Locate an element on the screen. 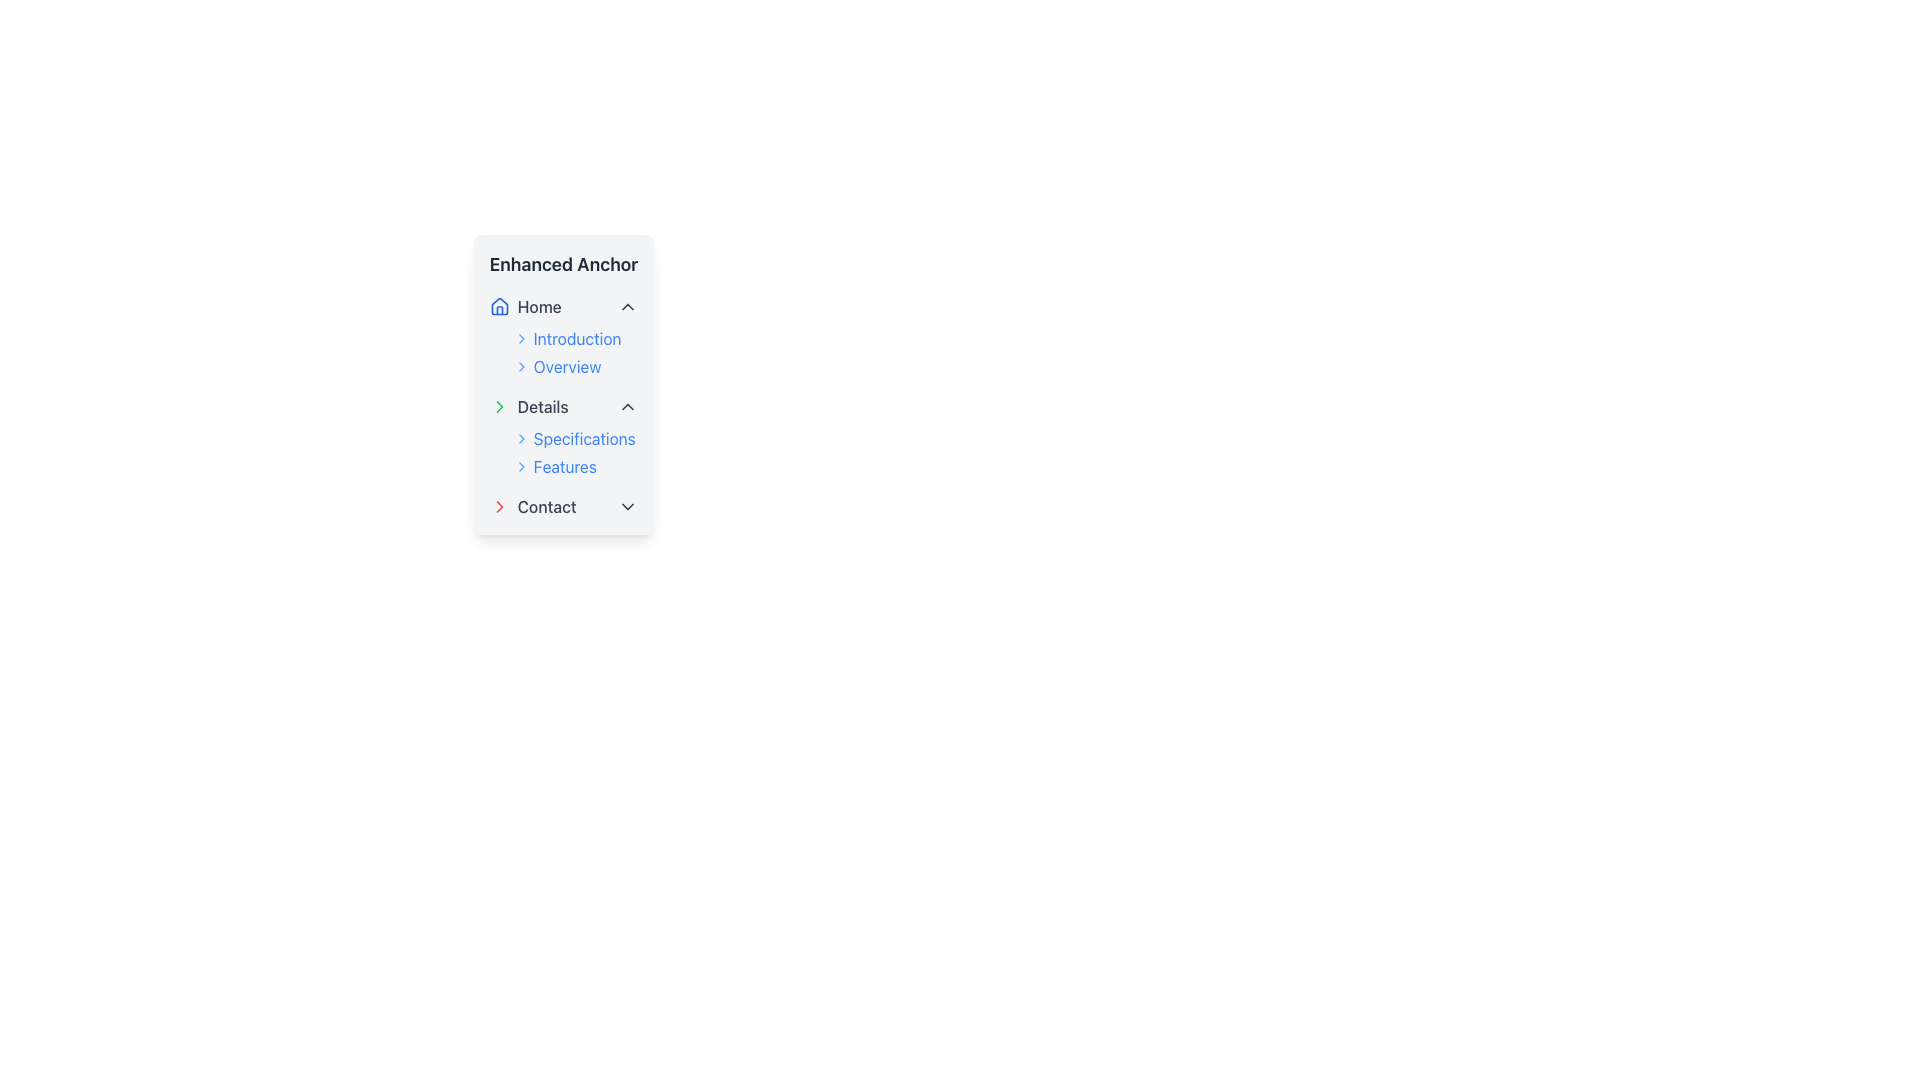  the gray downward-pointing chevron icon located to the right of the 'Contact' label in the vertical navigation panel is located at coordinates (627, 505).